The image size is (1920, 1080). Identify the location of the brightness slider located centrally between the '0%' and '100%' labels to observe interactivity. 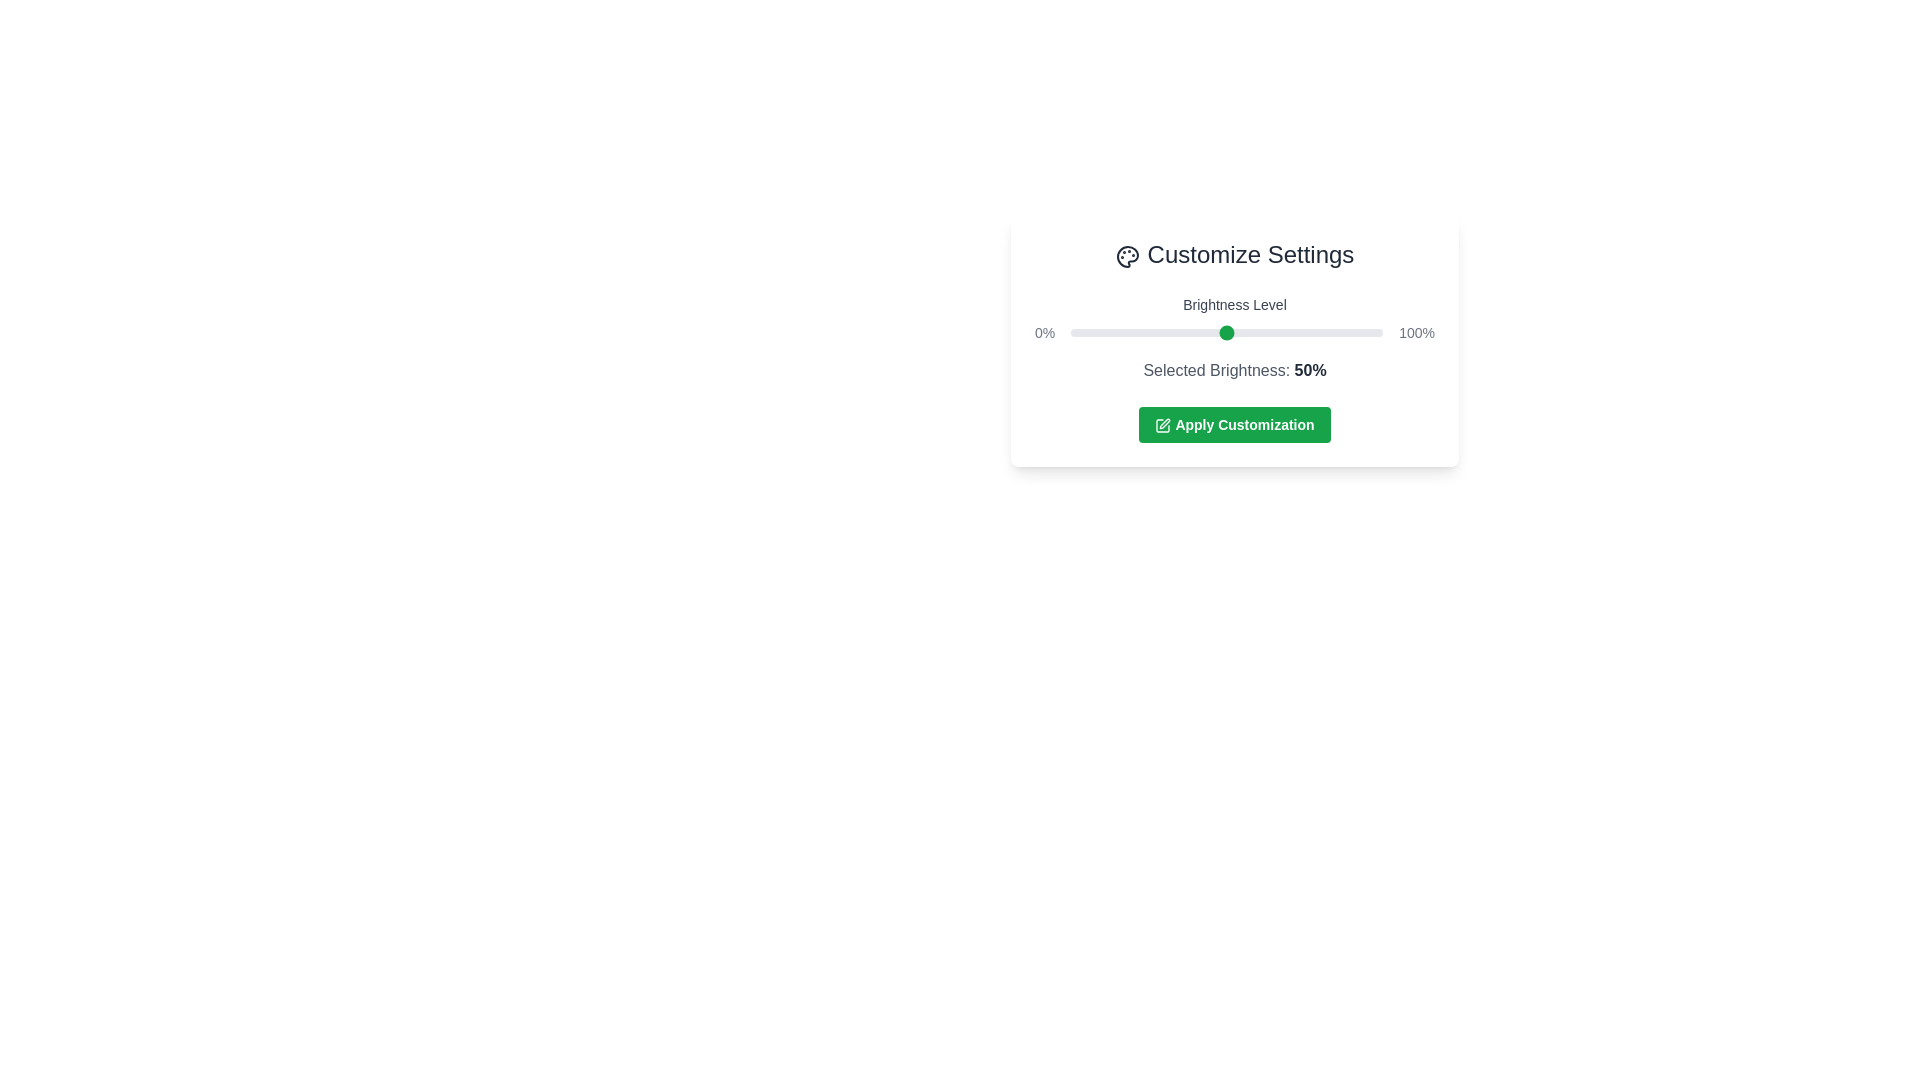
(1226, 331).